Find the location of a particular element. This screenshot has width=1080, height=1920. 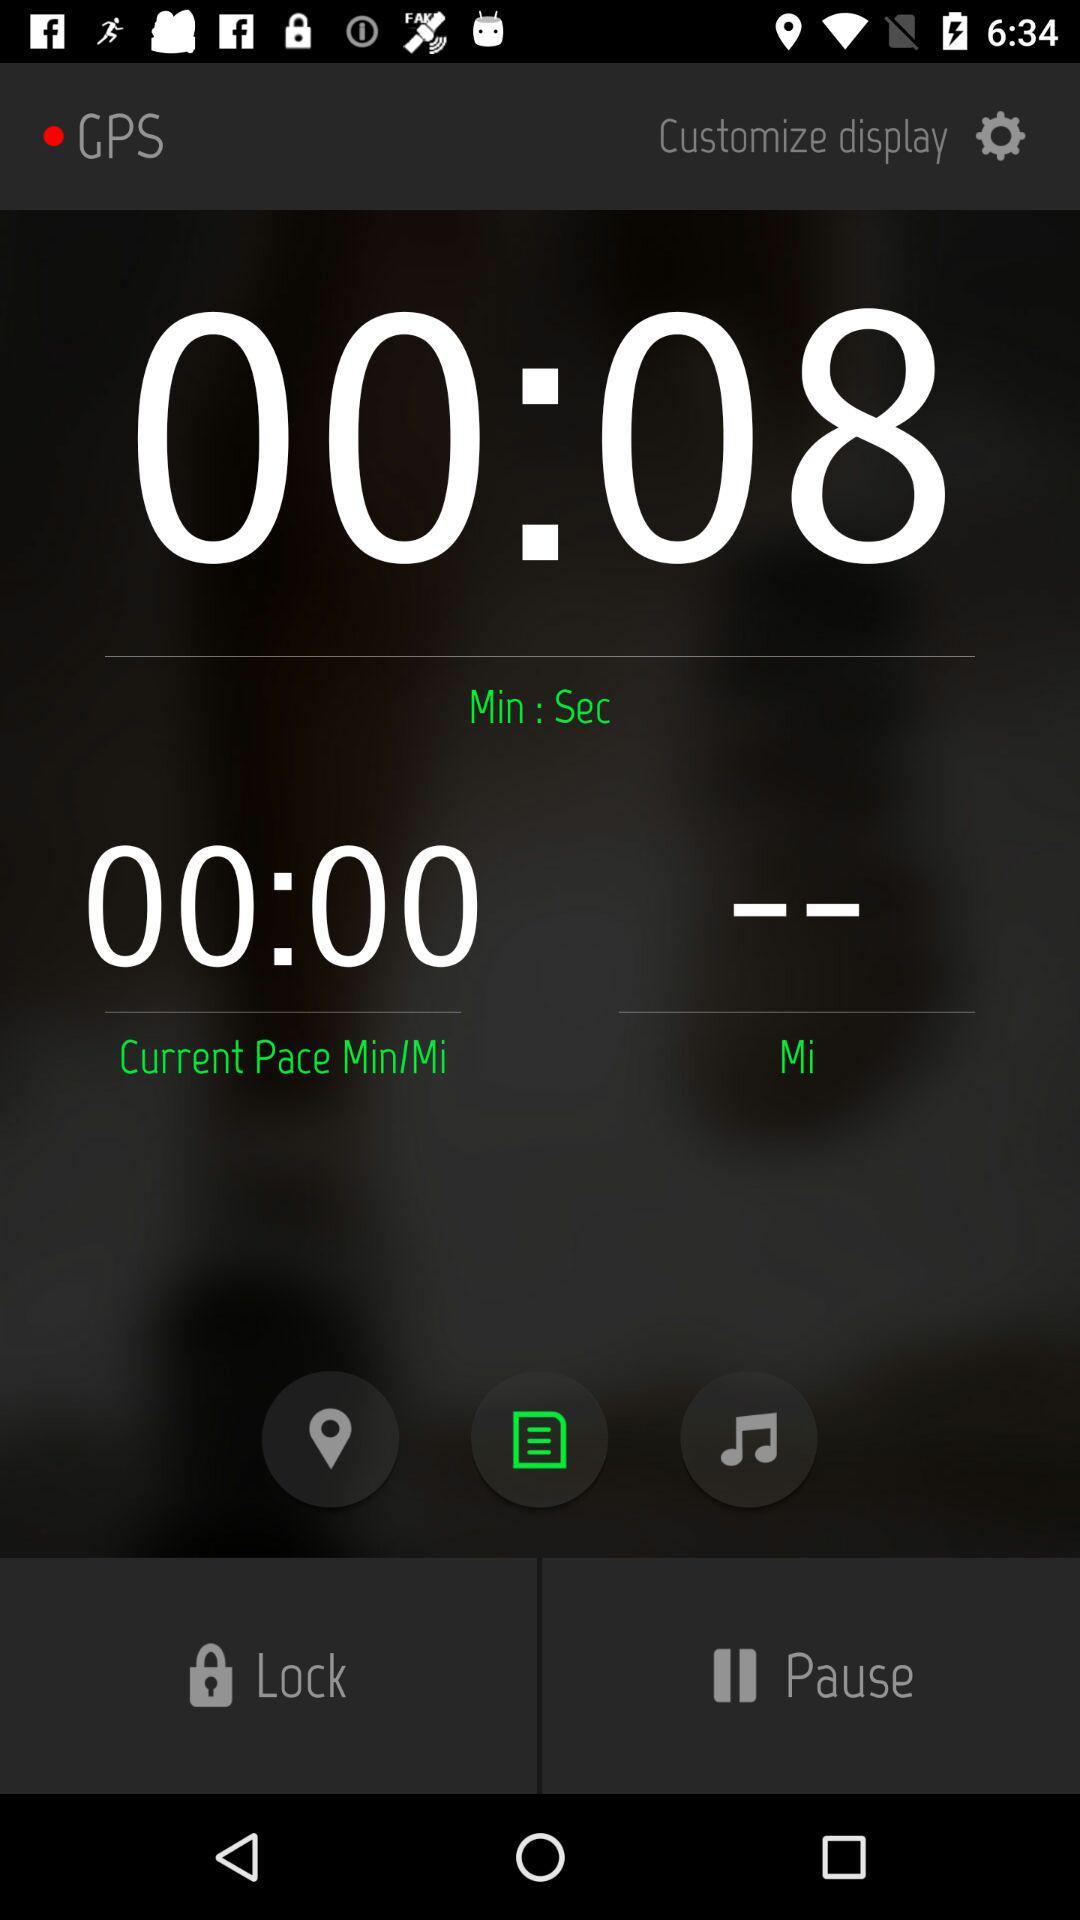

the music icon is located at coordinates (748, 1438).